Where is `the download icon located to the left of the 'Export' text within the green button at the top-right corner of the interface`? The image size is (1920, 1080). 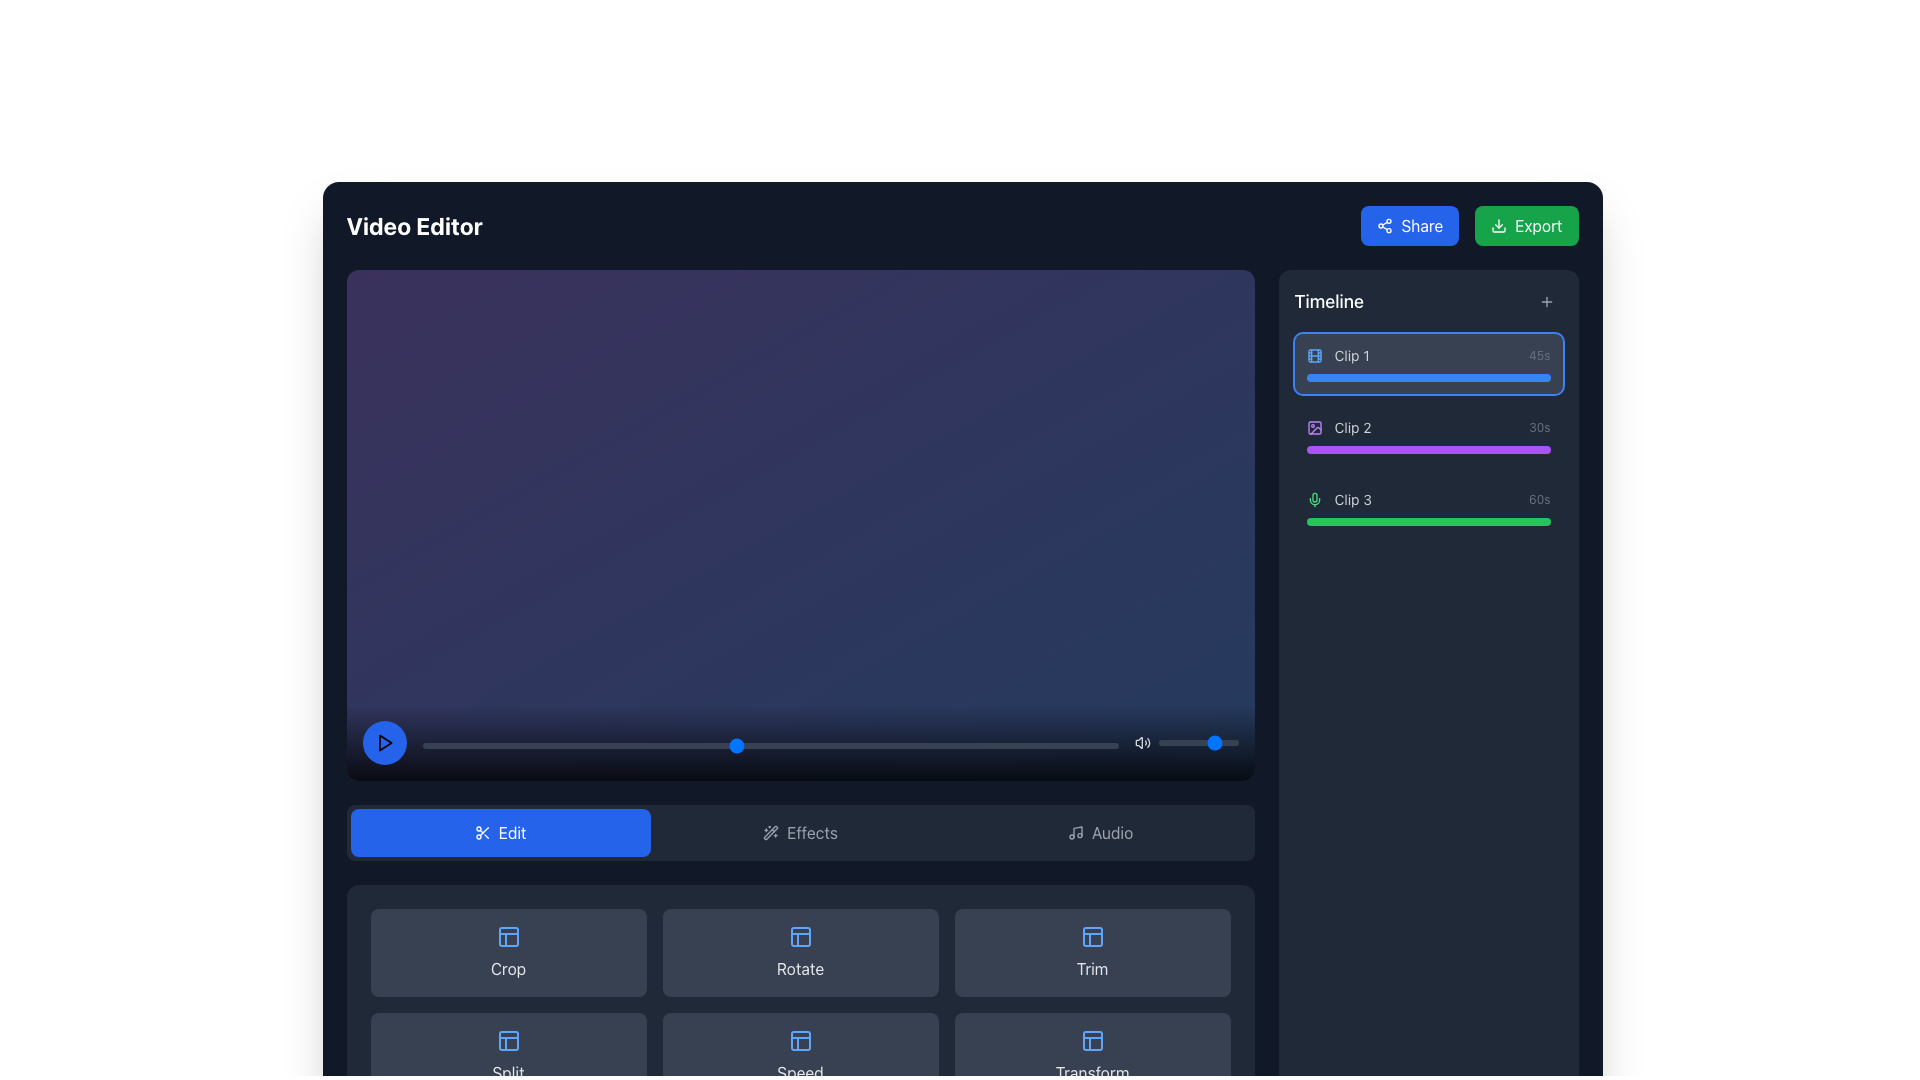 the download icon located to the left of the 'Export' text within the green button at the top-right corner of the interface is located at coordinates (1499, 225).